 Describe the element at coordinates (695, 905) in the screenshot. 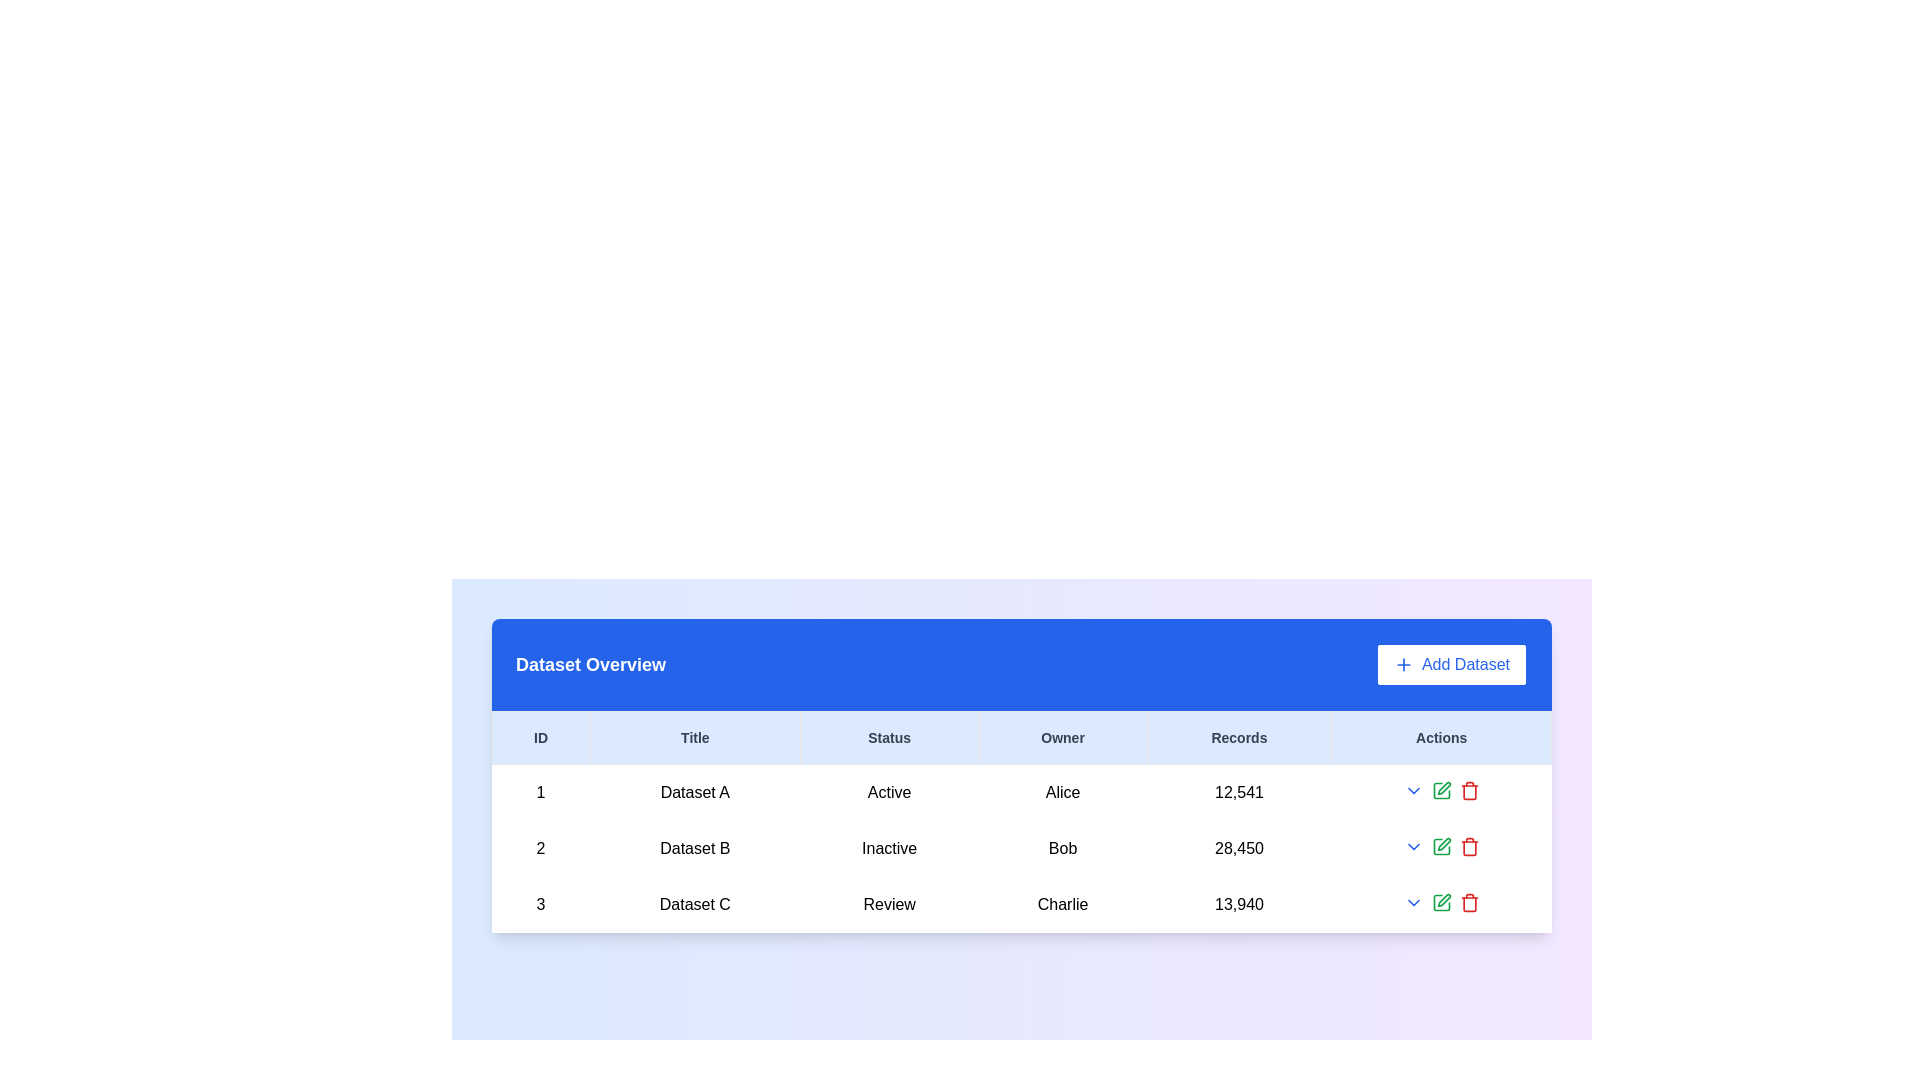

I see `the text label displaying 'Dataset C'` at that location.